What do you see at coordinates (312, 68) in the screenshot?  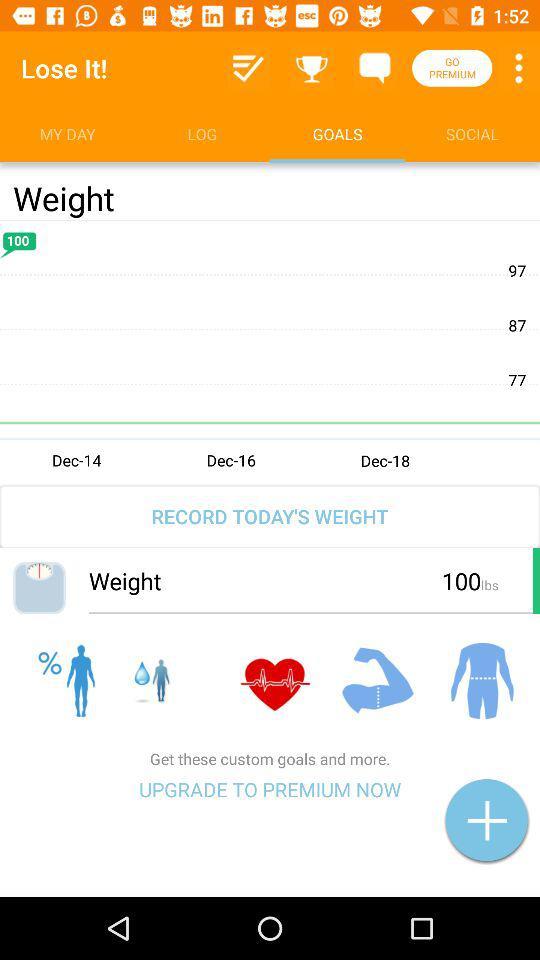 I see `goal reached` at bounding box center [312, 68].